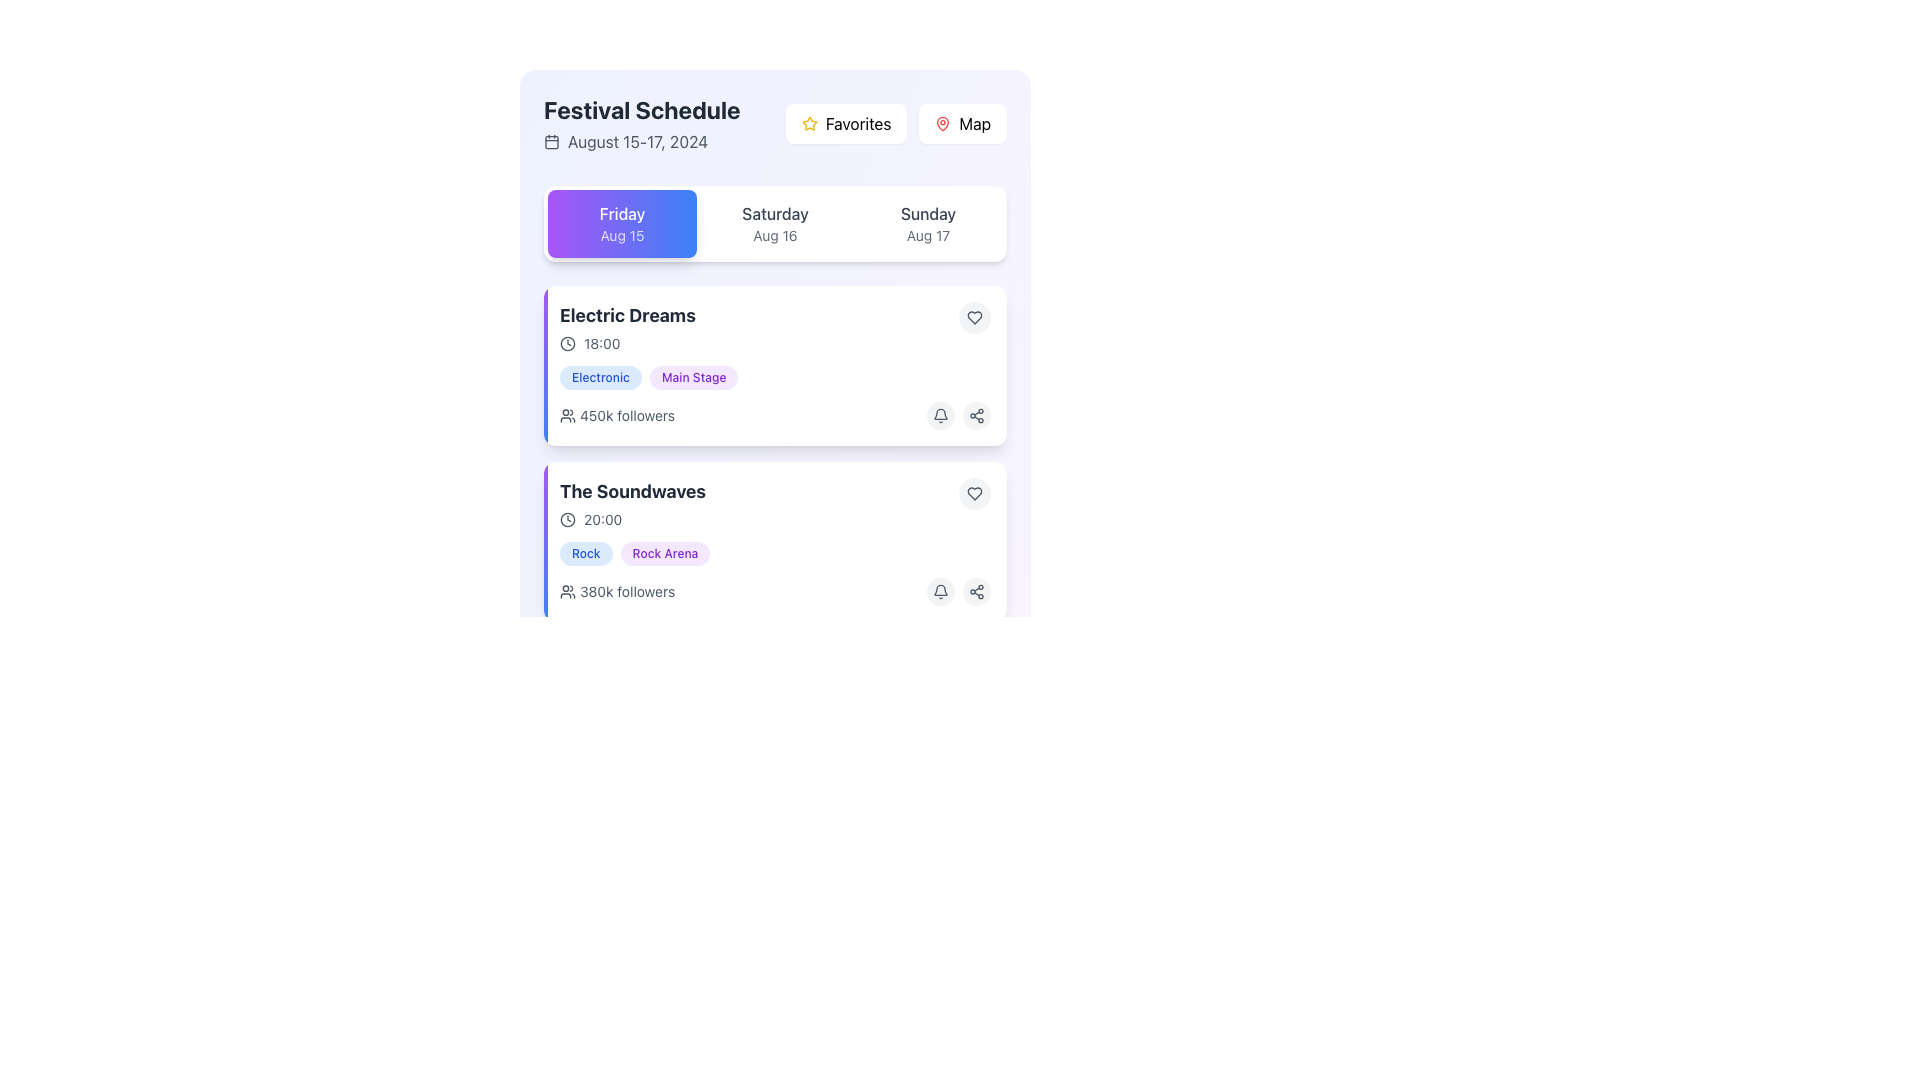  What do you see at coordinates (599, 378) in the screenshot?
I see `the blue 'Electronic' tag label` at bounding box center [599, 378].